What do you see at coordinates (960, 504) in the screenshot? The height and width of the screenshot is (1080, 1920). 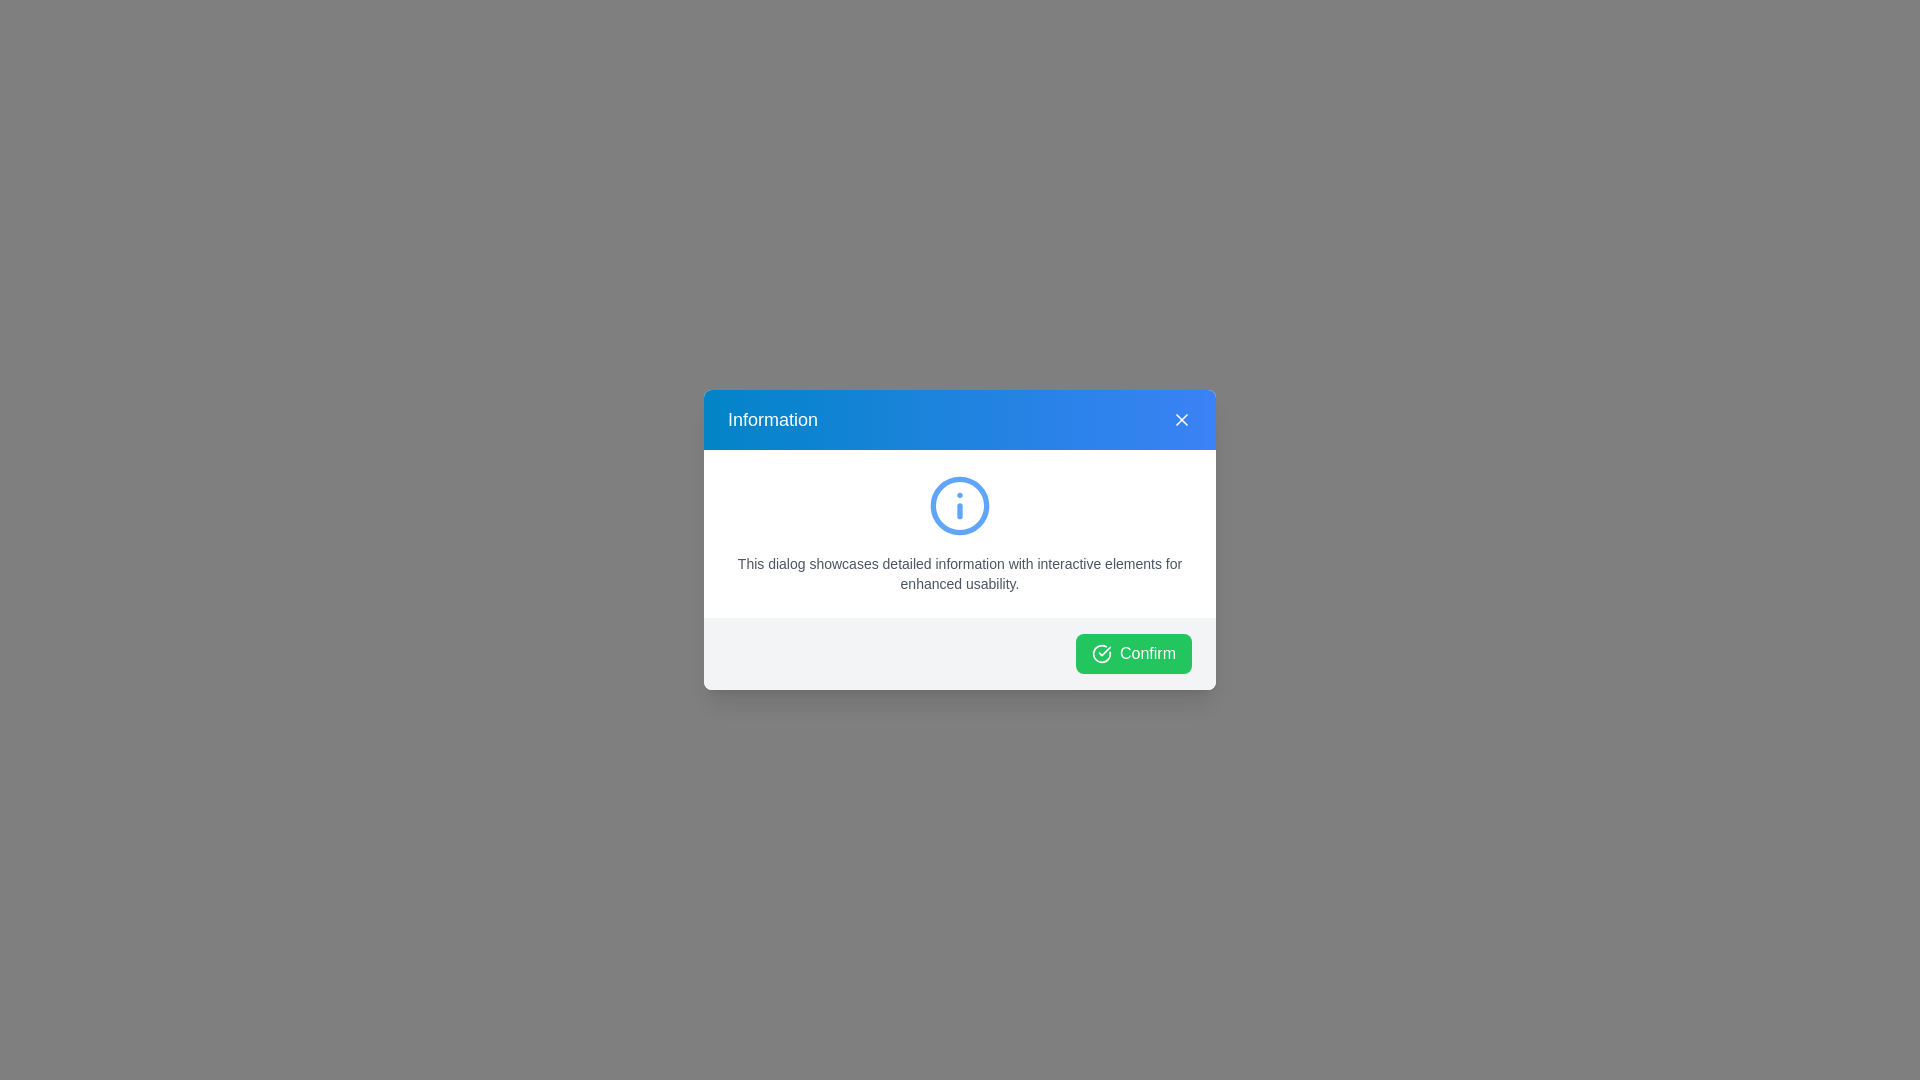 I see `the informational icon located centrally within the dialog box, positioned above the descriptive text and below the header` at bounding box center [960, 504].